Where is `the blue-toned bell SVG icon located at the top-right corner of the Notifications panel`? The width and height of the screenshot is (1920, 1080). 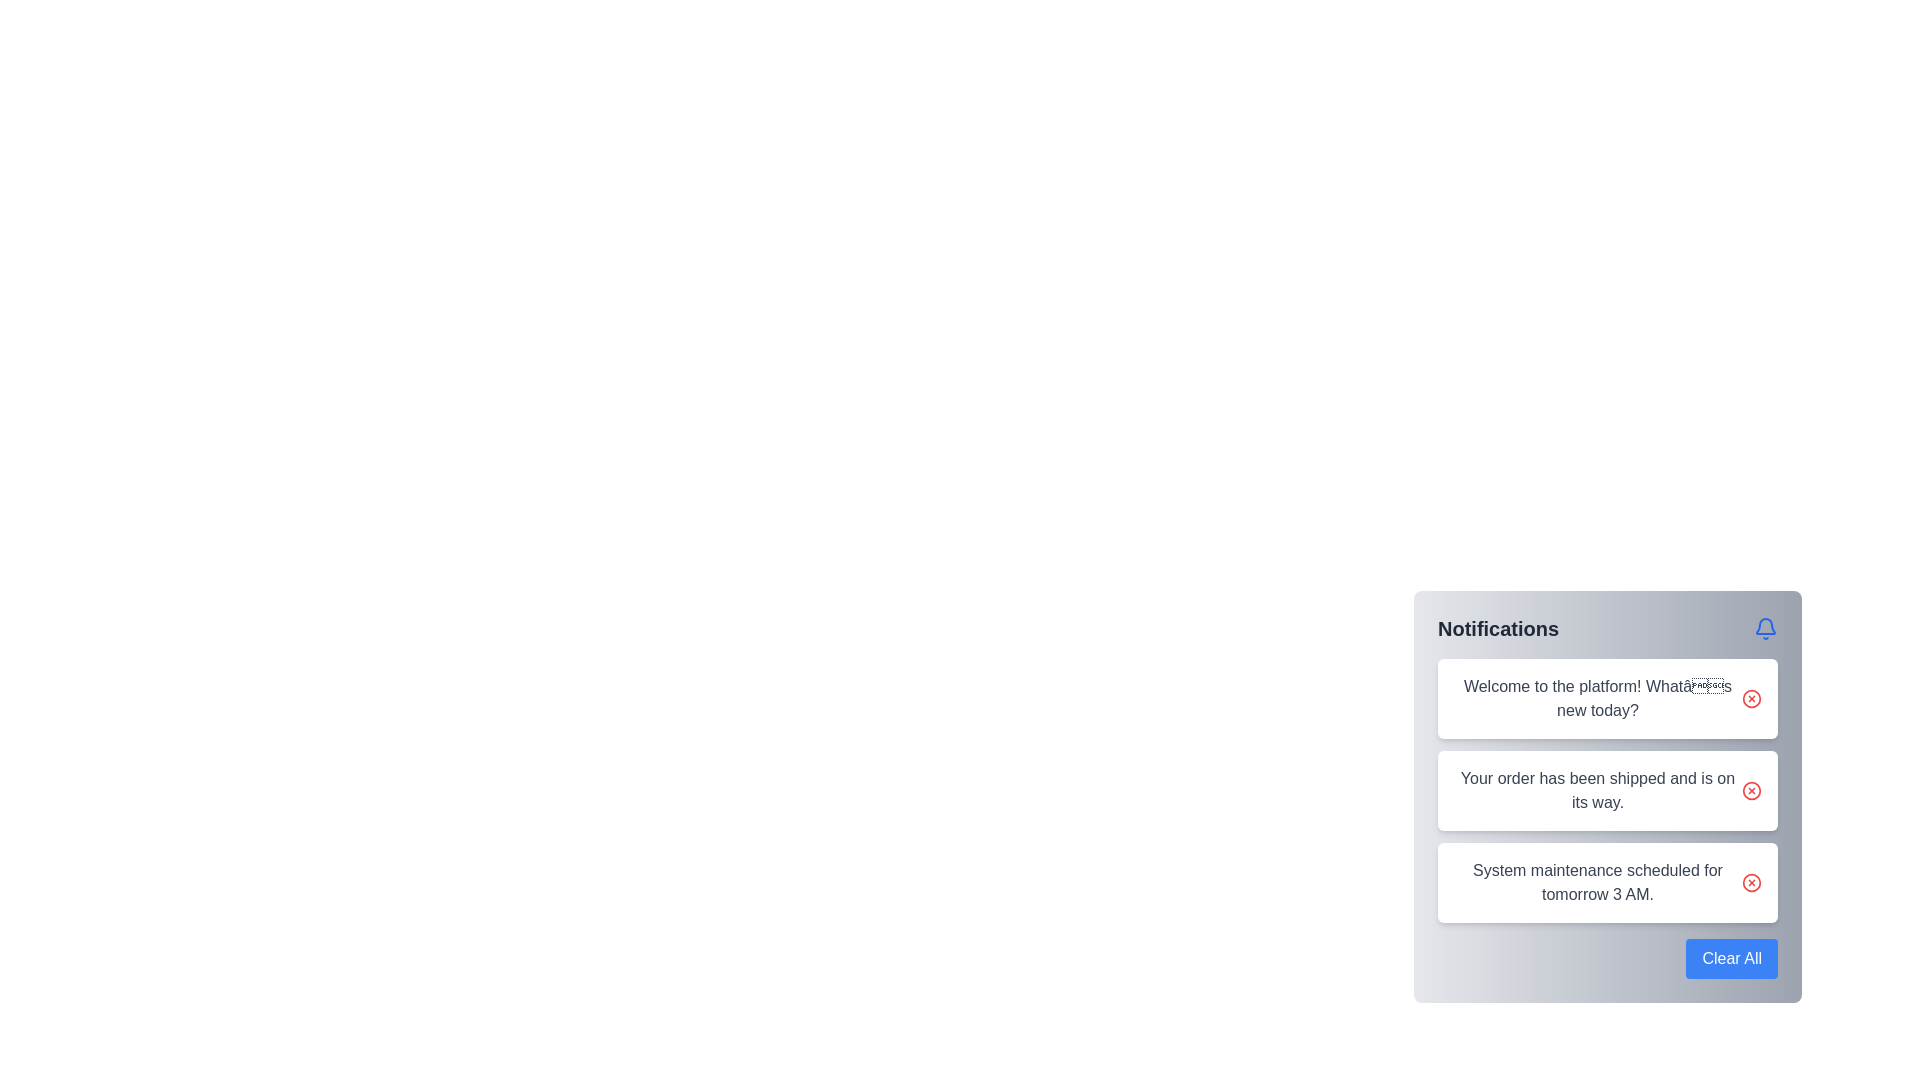
the blue-toned bell SVG icon located at the top-right corner of the Notifications panel is located at coordinates (1766, 627).